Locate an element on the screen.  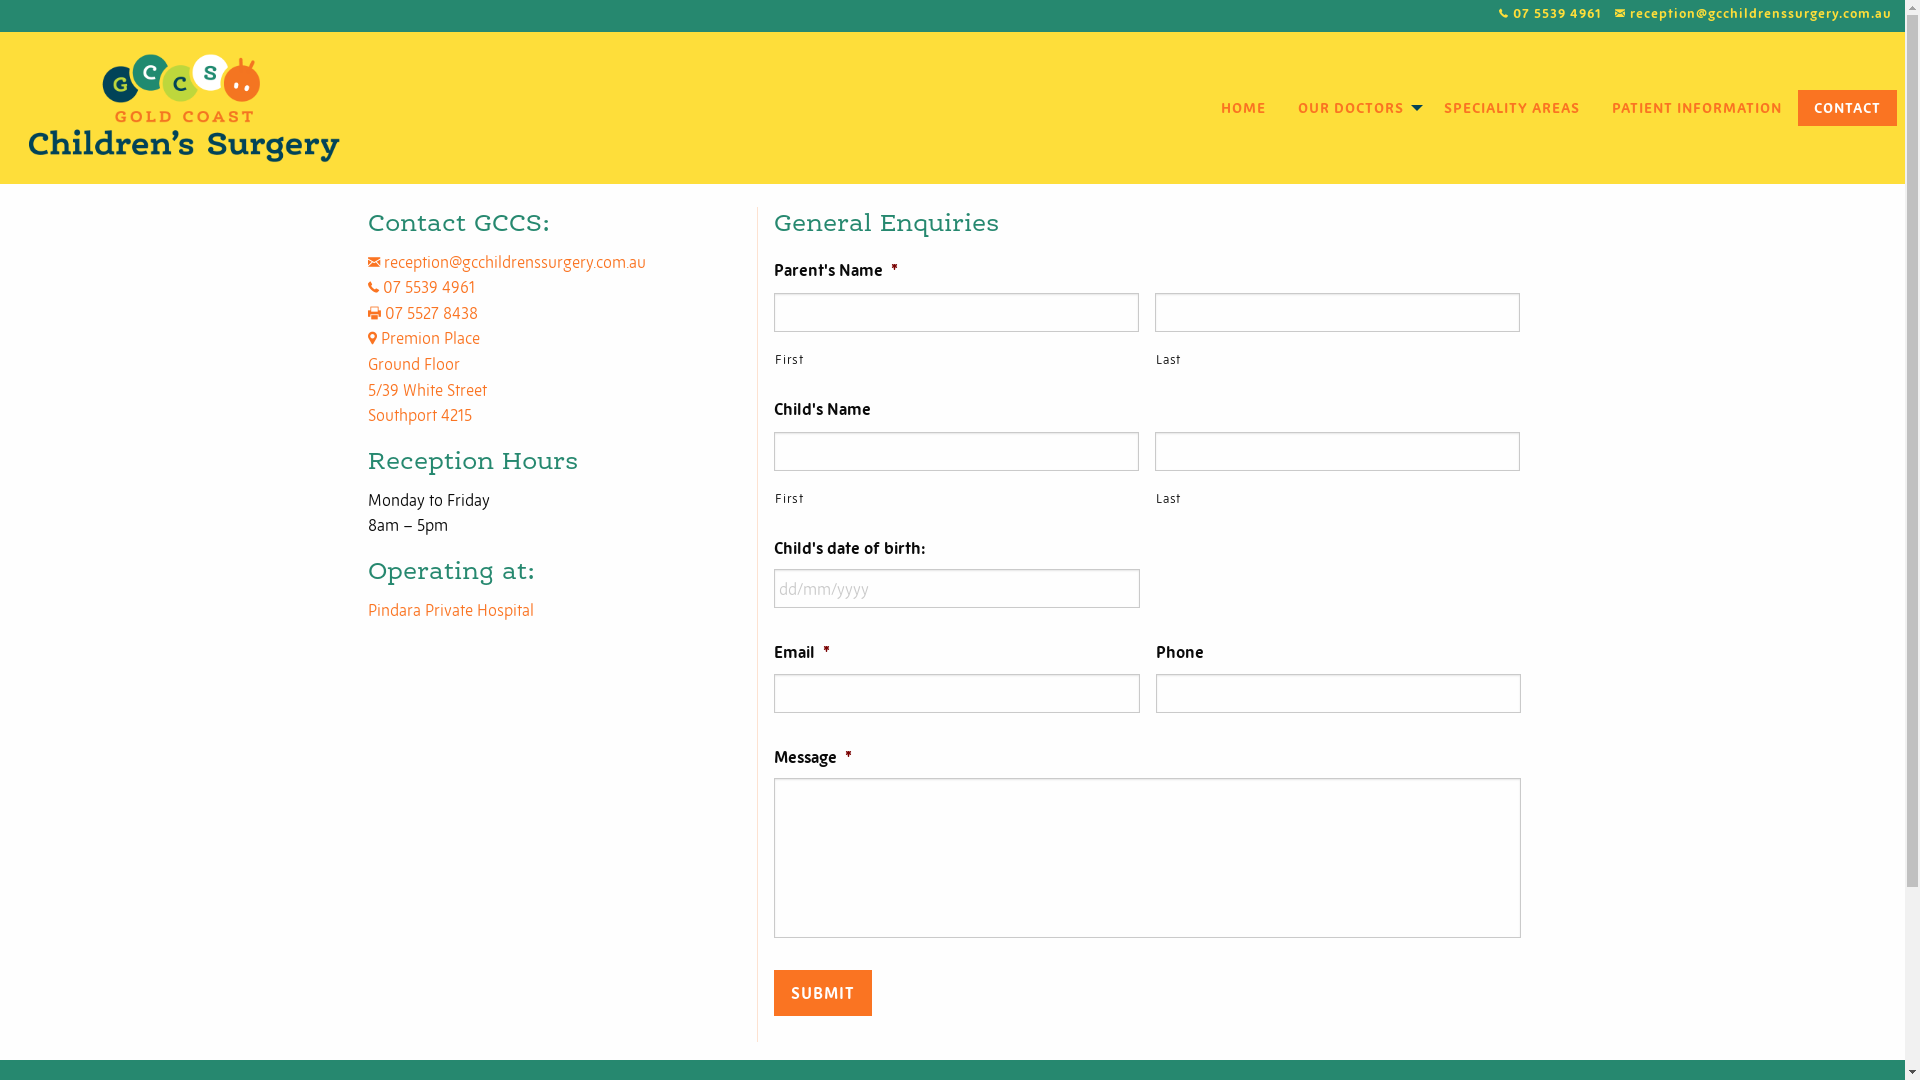
'SPECIALITY AREAS' is located at coordinates (1427, 108).